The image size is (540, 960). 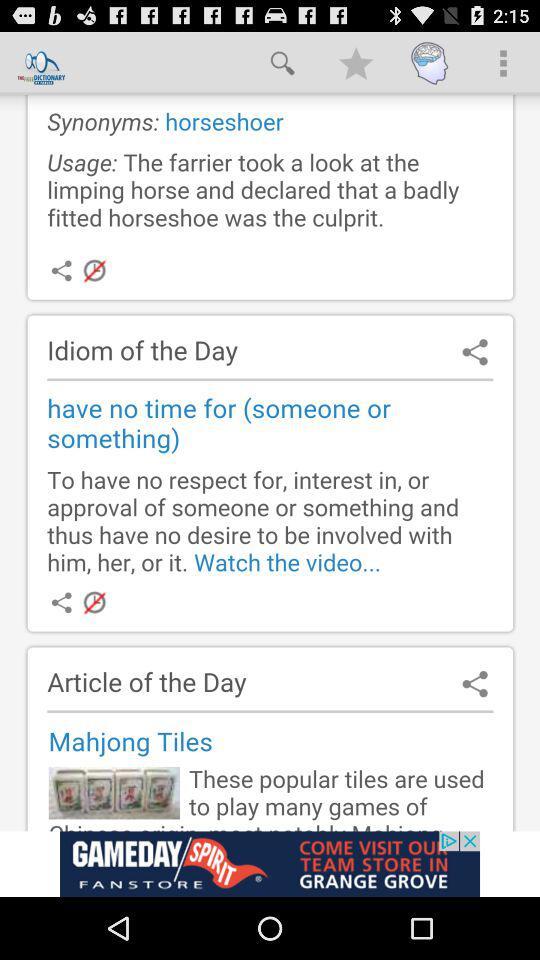 I want to click on learn about this product, so click(x=270, y=863).